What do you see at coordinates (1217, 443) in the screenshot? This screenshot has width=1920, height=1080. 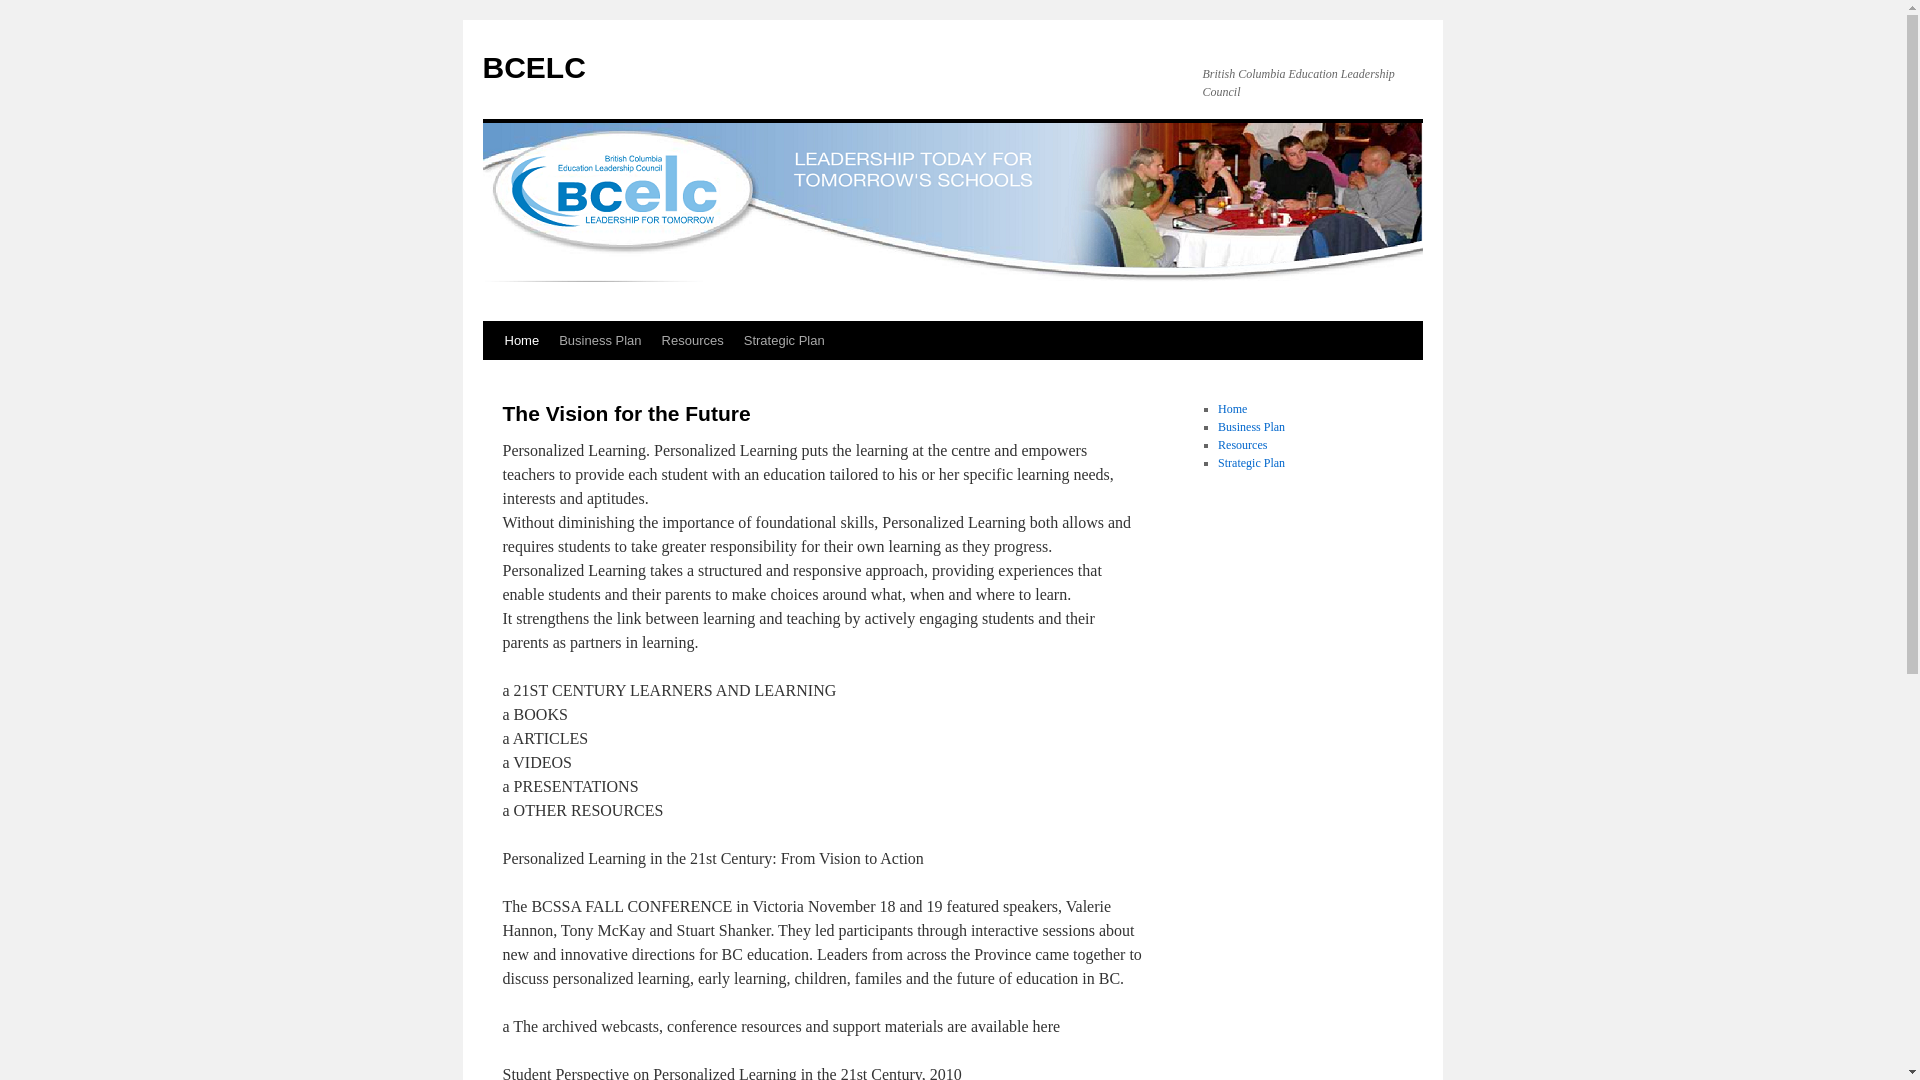 I see `'Resources'` at bounding box center [1217, 443].